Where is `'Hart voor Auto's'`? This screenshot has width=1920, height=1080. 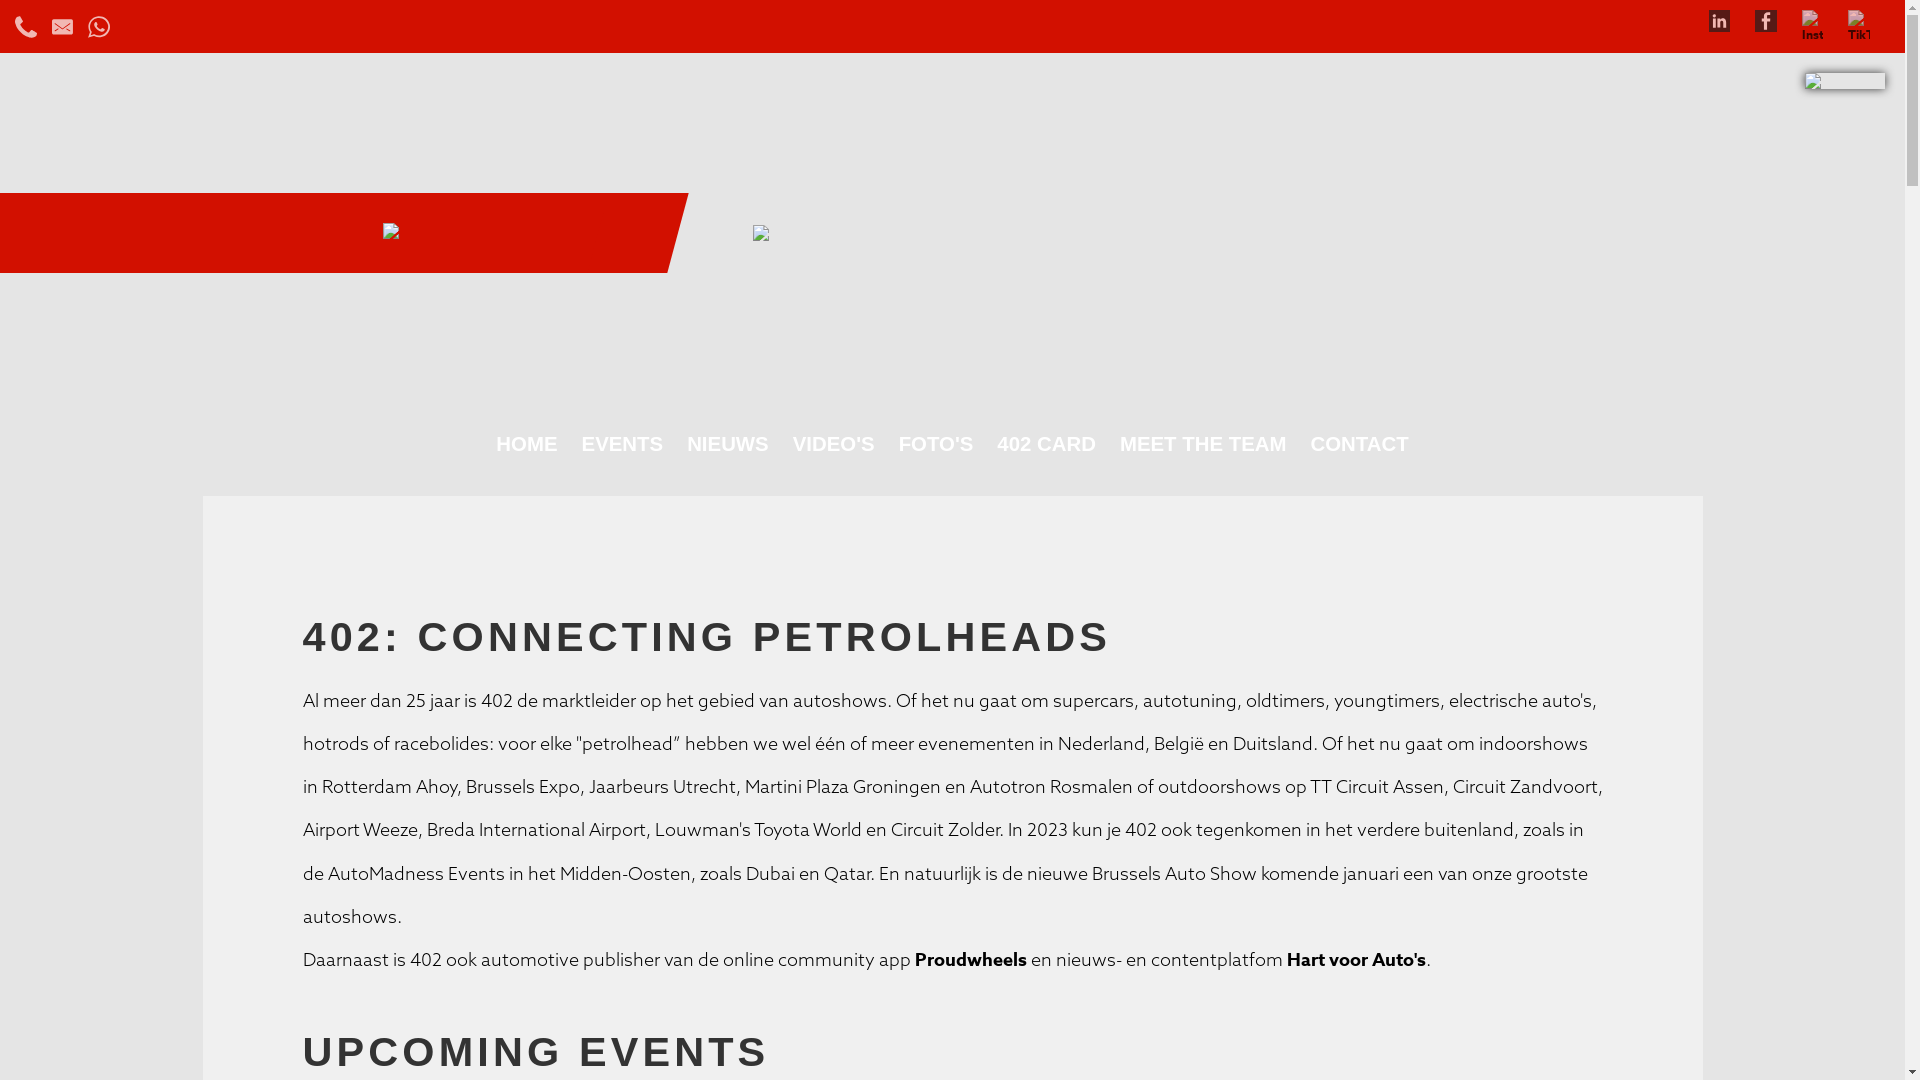
'Hart voor Auto's' is located at coordinates (1281, 959).